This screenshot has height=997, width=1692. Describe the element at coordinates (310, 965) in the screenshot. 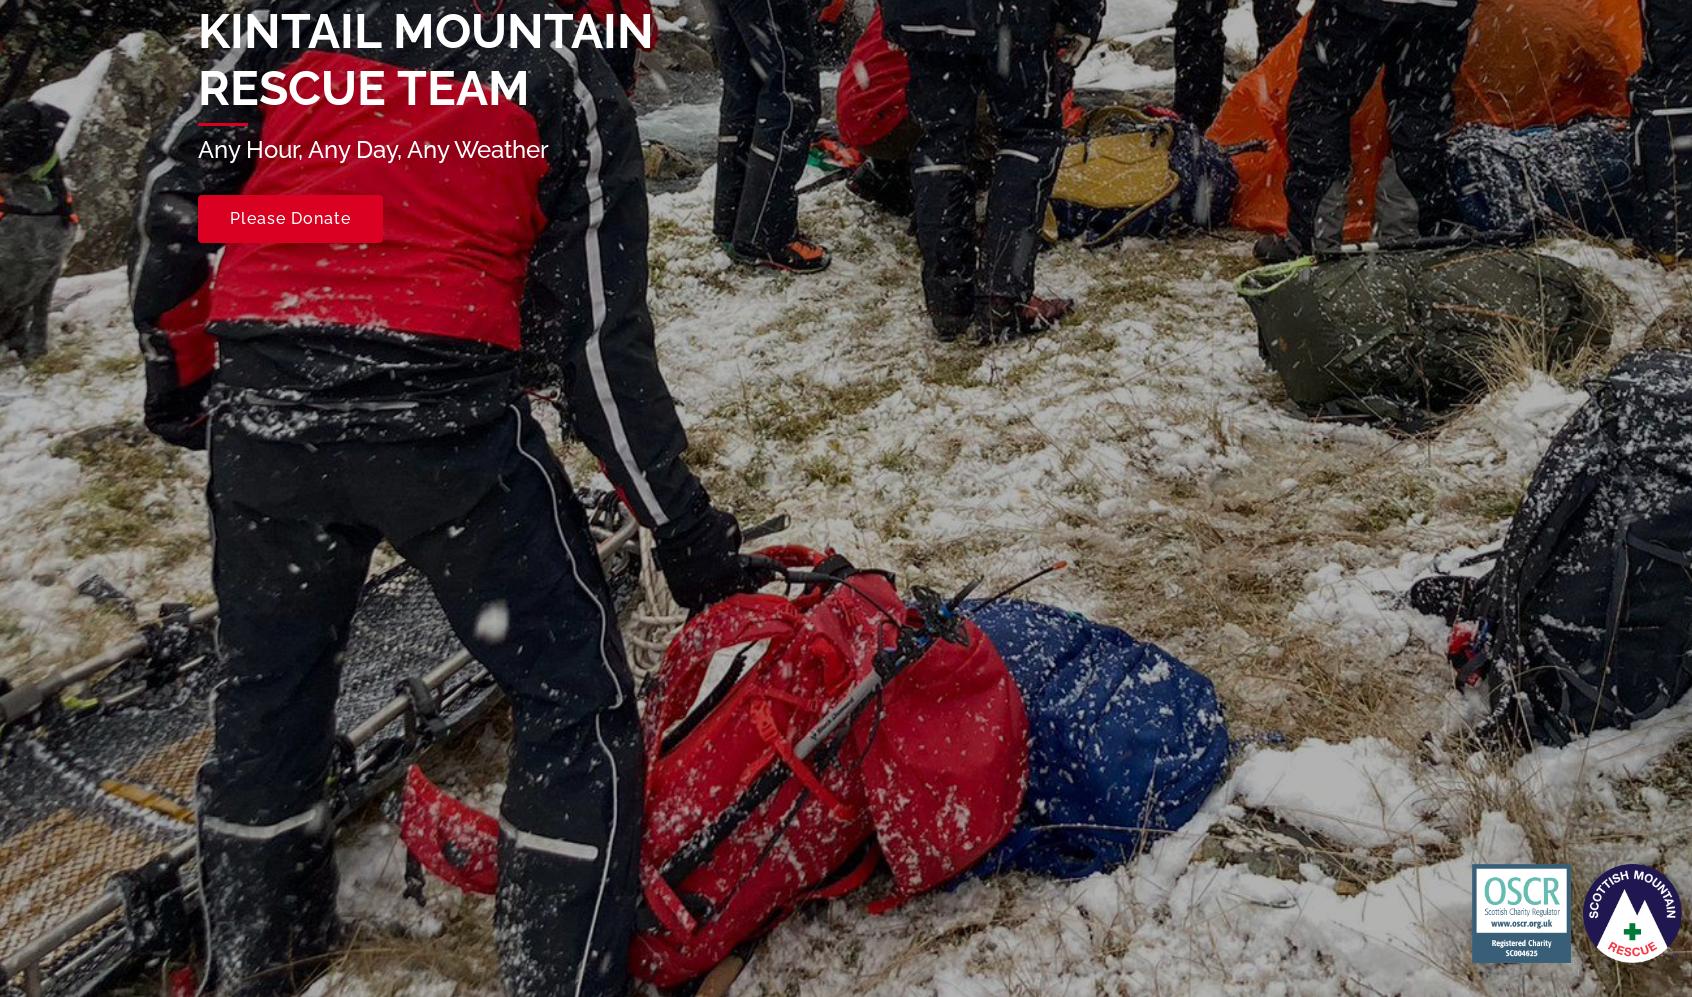

I see `'We use cookies to ensure you get the best possible experience on this website.'` at that location.